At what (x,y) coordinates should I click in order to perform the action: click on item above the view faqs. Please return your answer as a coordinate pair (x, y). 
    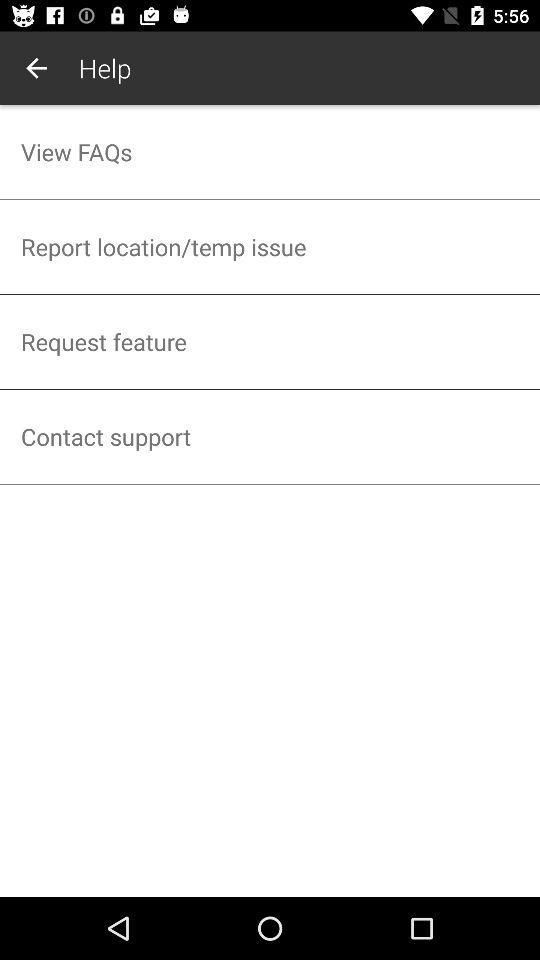
    Looking at the image, I should click on (36, 68).